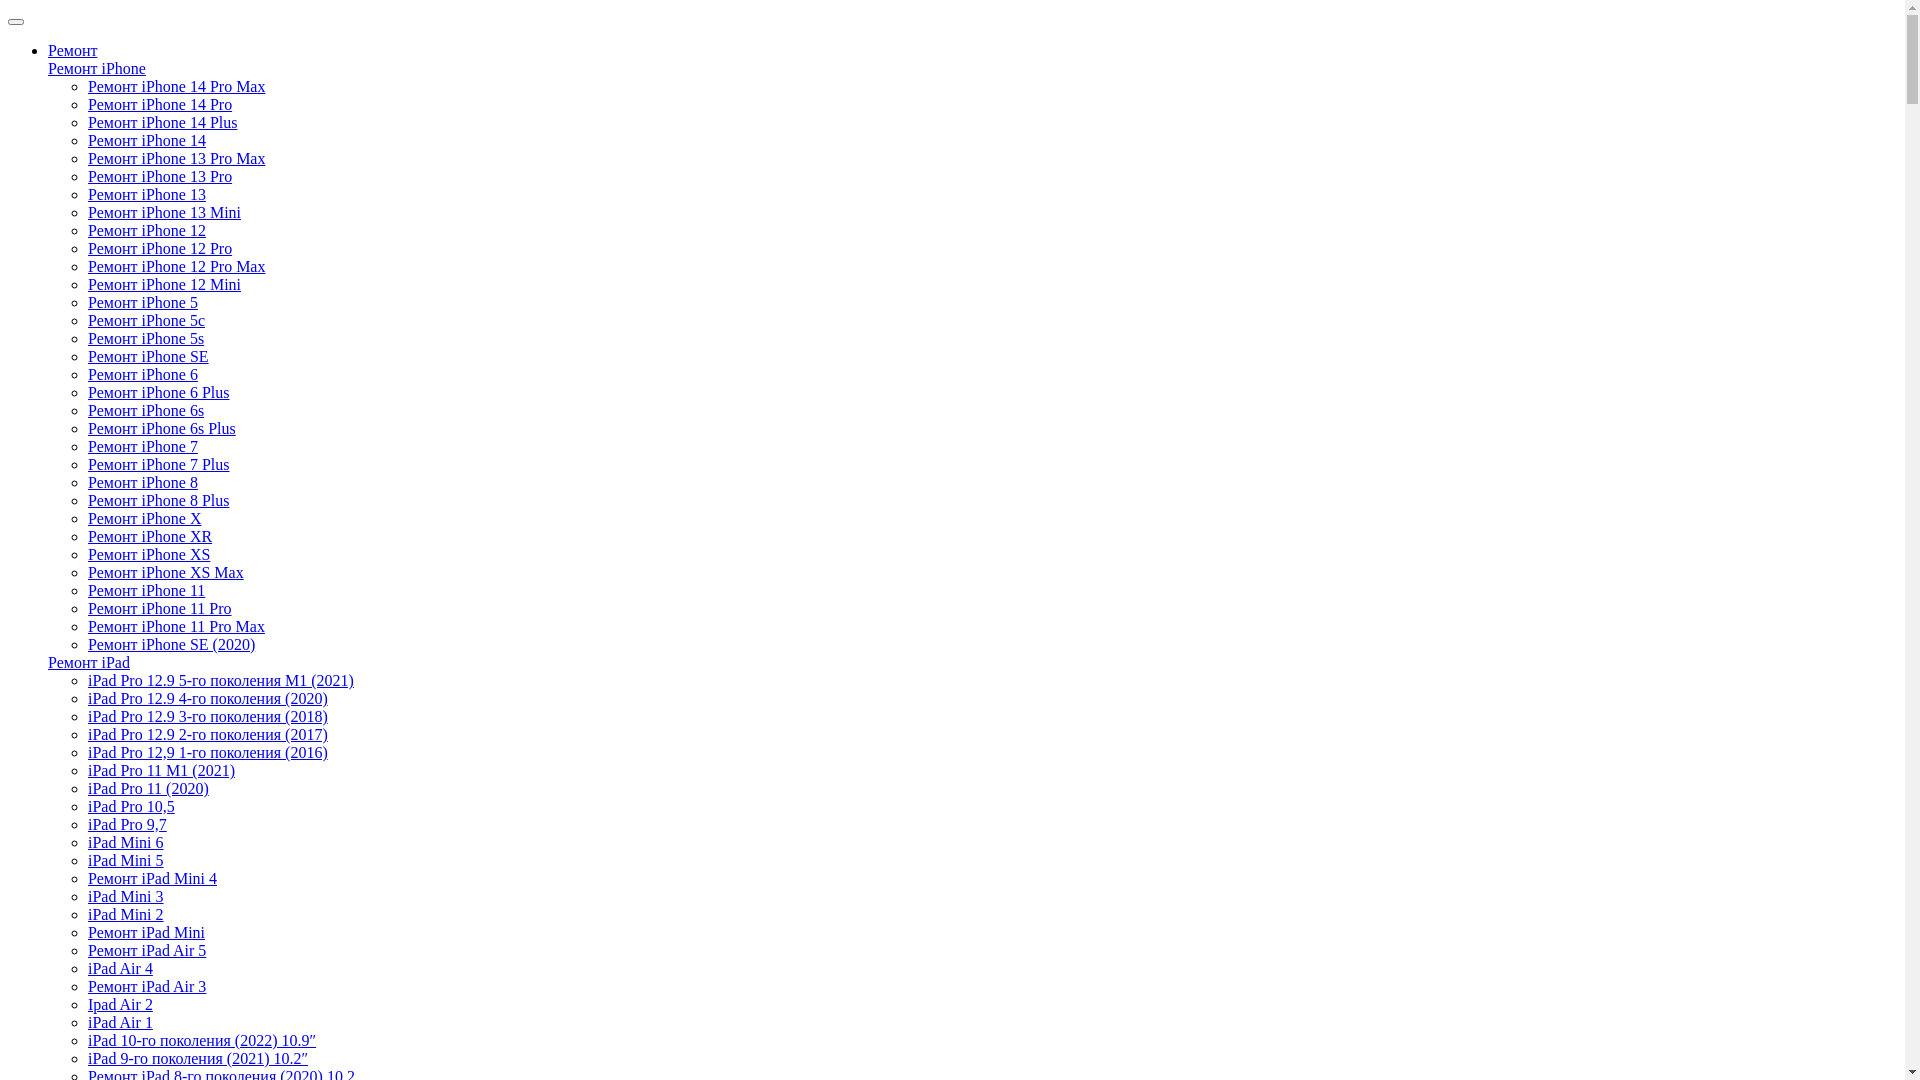 The image size is (1920, 1080). What do you see at coordinates (147, 787) in the screenshot?
I see `'iPad Pro 11 (2020)'` at bounding box center [147, 787].